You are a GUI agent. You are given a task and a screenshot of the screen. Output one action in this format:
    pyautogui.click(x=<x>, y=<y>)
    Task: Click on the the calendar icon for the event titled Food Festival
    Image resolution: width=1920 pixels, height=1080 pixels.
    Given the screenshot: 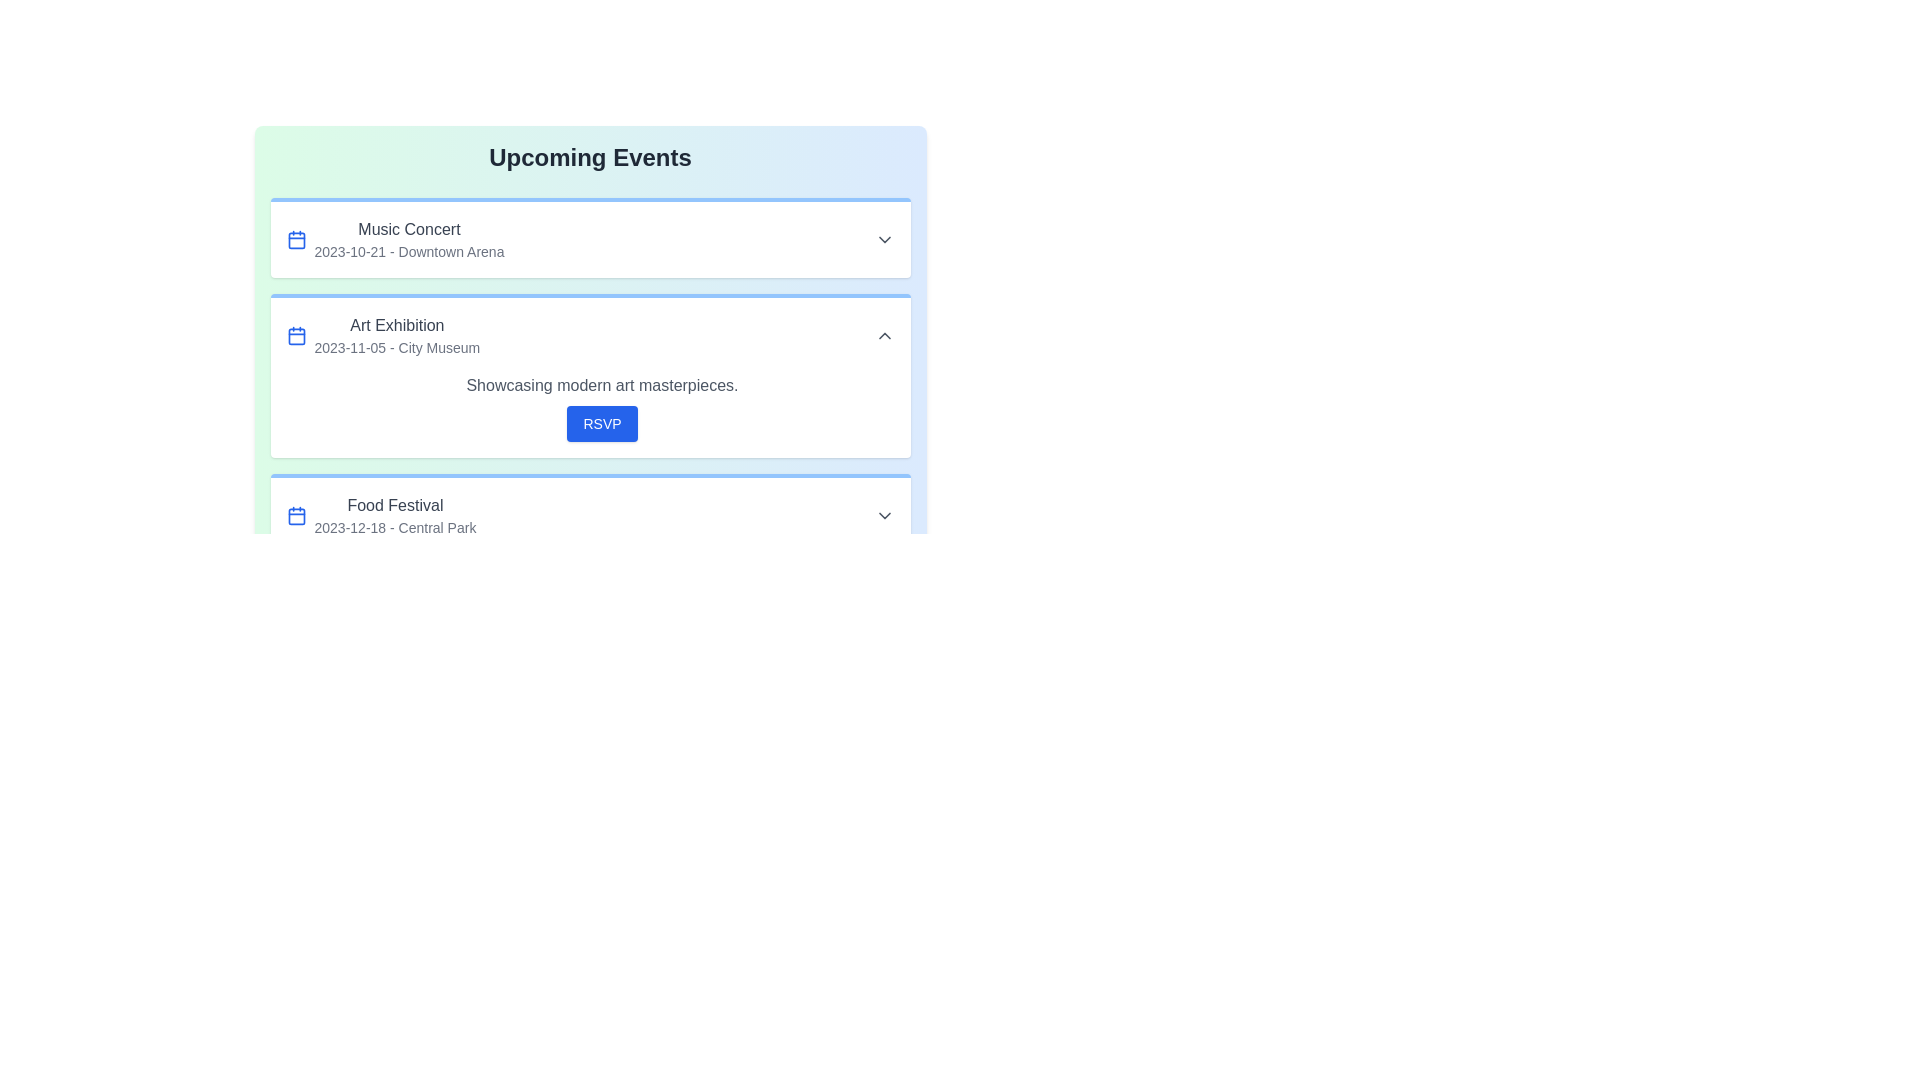 What is the action you would take?
    pyautogui.click(x=295, y=515)
    